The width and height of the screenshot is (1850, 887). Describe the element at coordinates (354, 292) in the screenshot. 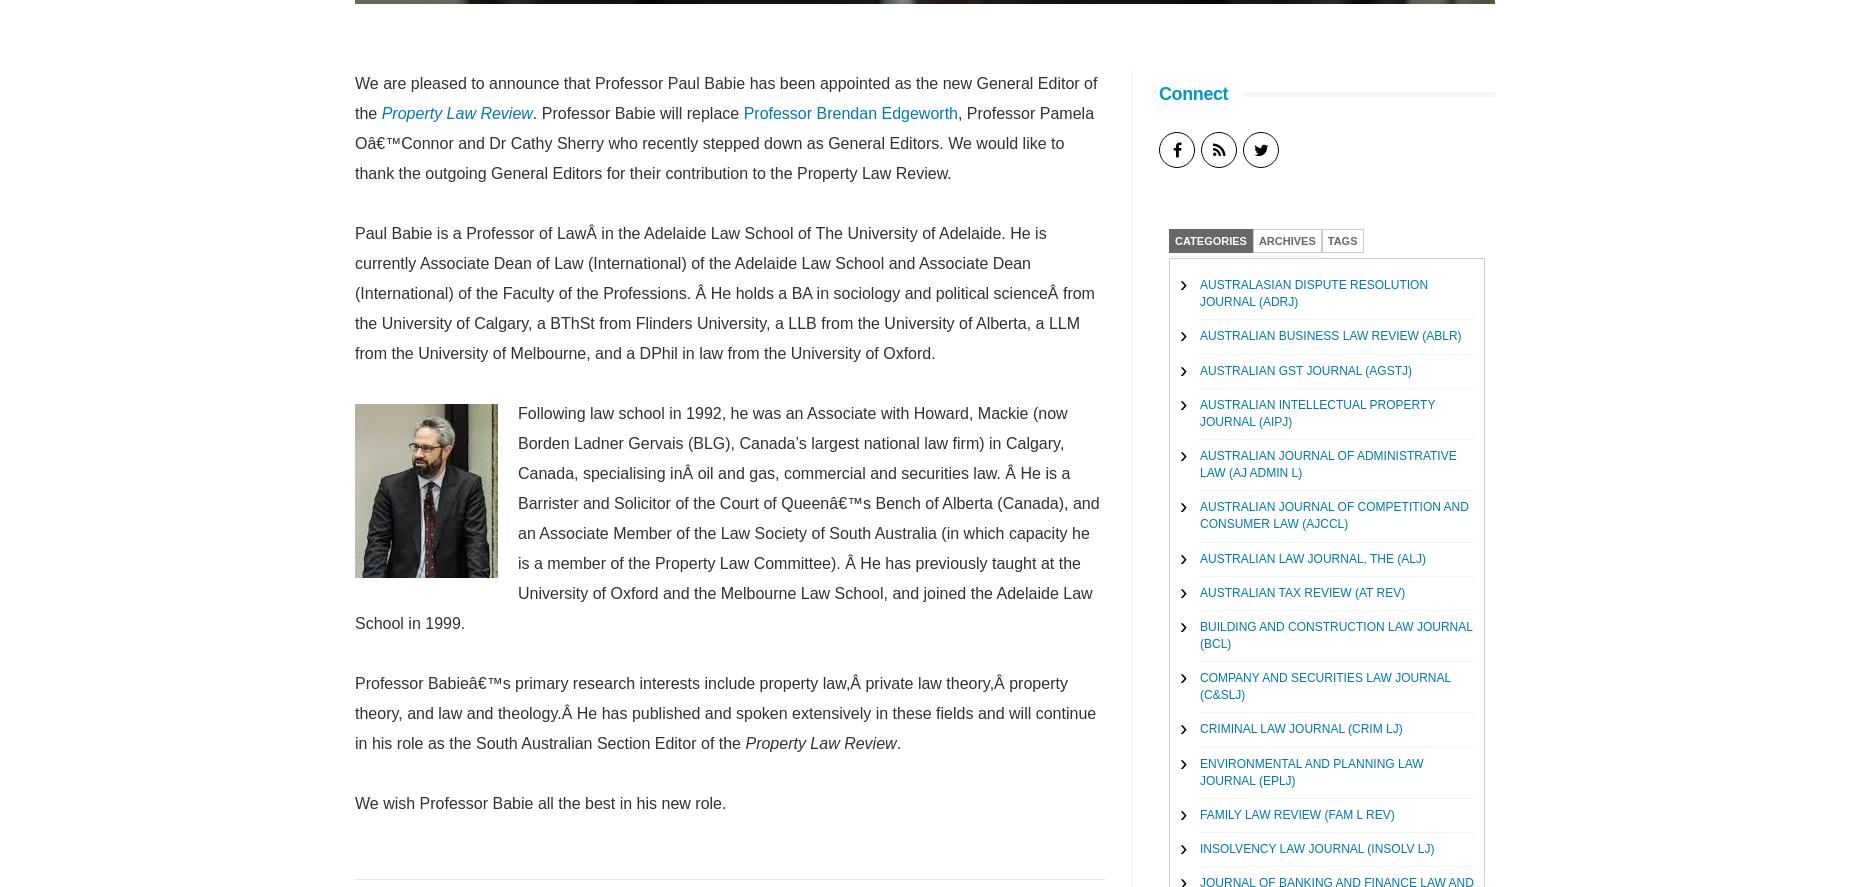

I see `'Paul Babie is a Professor of LawÂ in the Adelaide Law School of The University of Adelaide. He is currently Associate Dean of Law (International) of the Adelaide Law School and Associate Dean (International) of the Faculty of the Professions. Â He holds a BA in sociology and political scienceÂ from the University of Calgary, a BThSt from Flinders University, a LLB from the University of Alberta, a LLM from the University of Melbourne, and a DPhil in law from the University of Oxford.'` at that location.